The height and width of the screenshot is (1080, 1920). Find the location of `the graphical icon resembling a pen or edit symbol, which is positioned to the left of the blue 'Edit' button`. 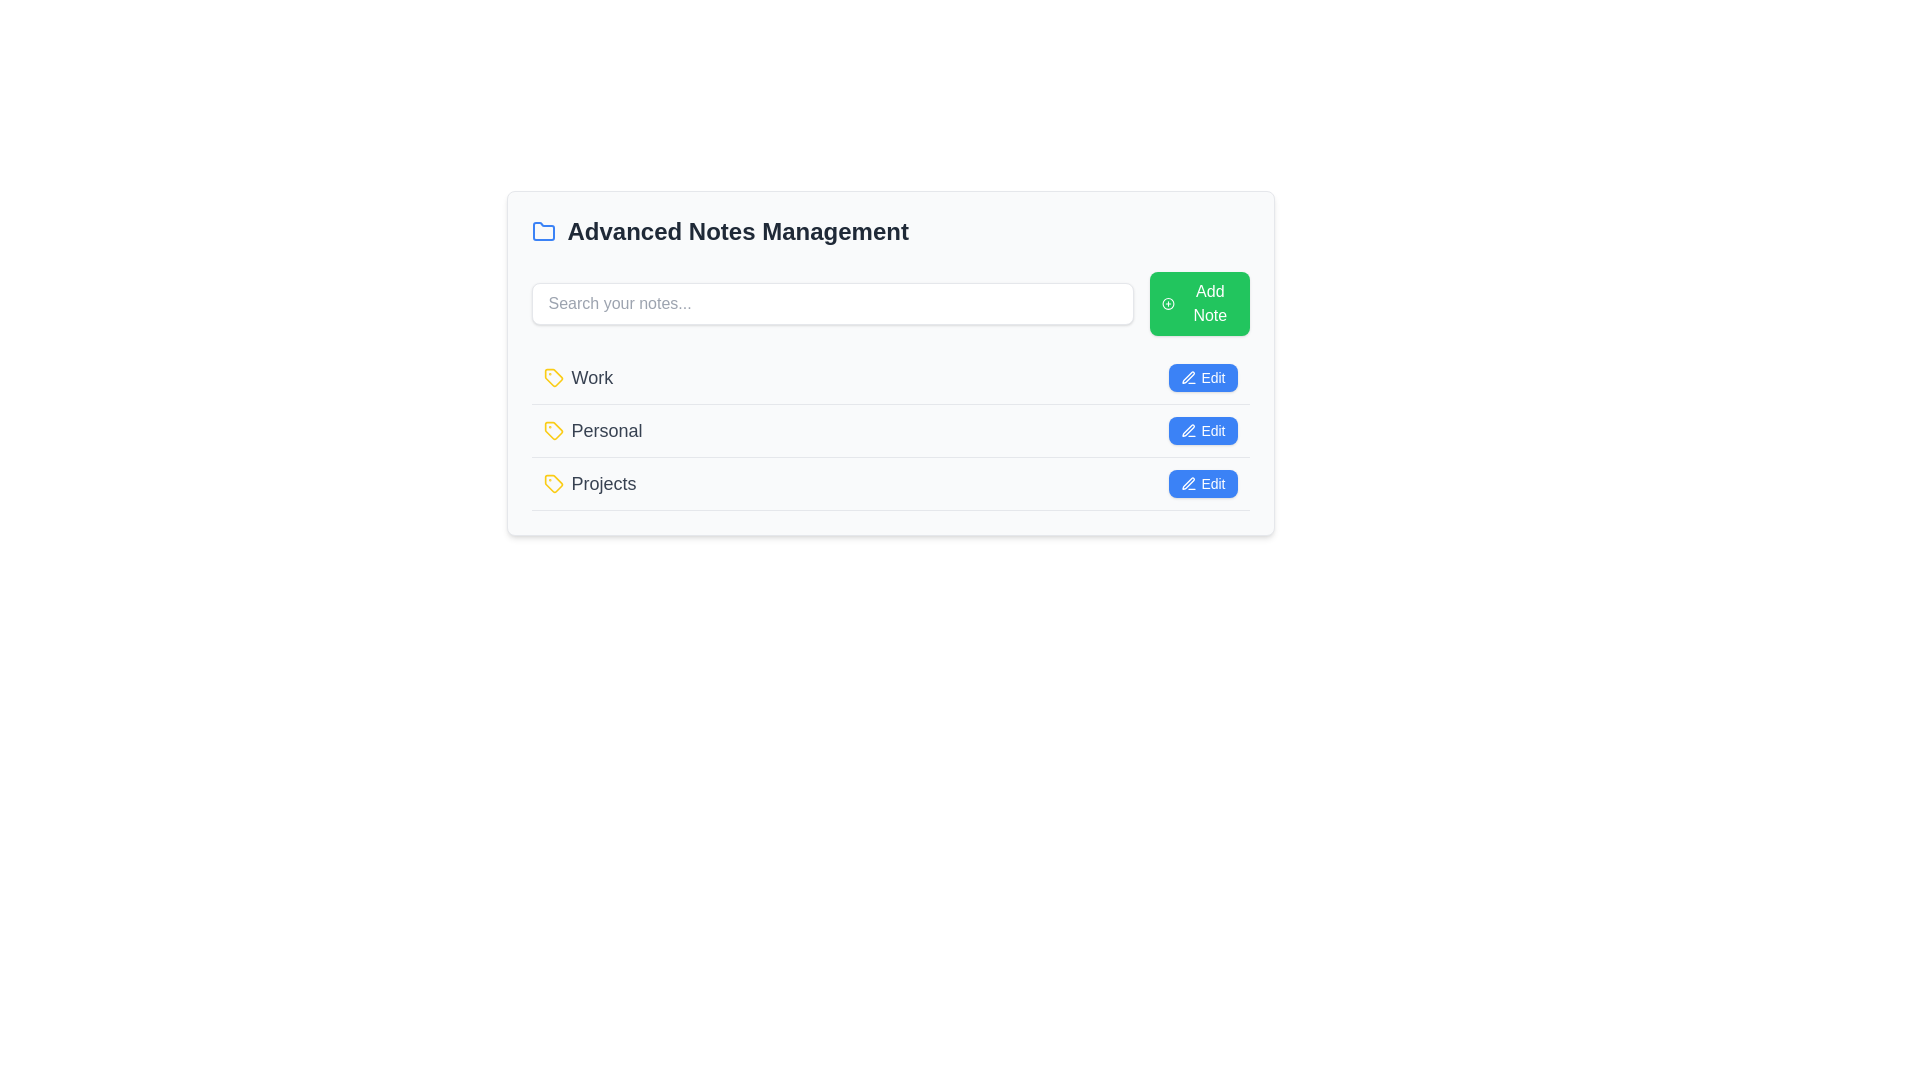

the graphical icon resembling a pen or edit symbol, which is positioned to the left of the blue 'Edit' button is located at coordinates (1189, 377).